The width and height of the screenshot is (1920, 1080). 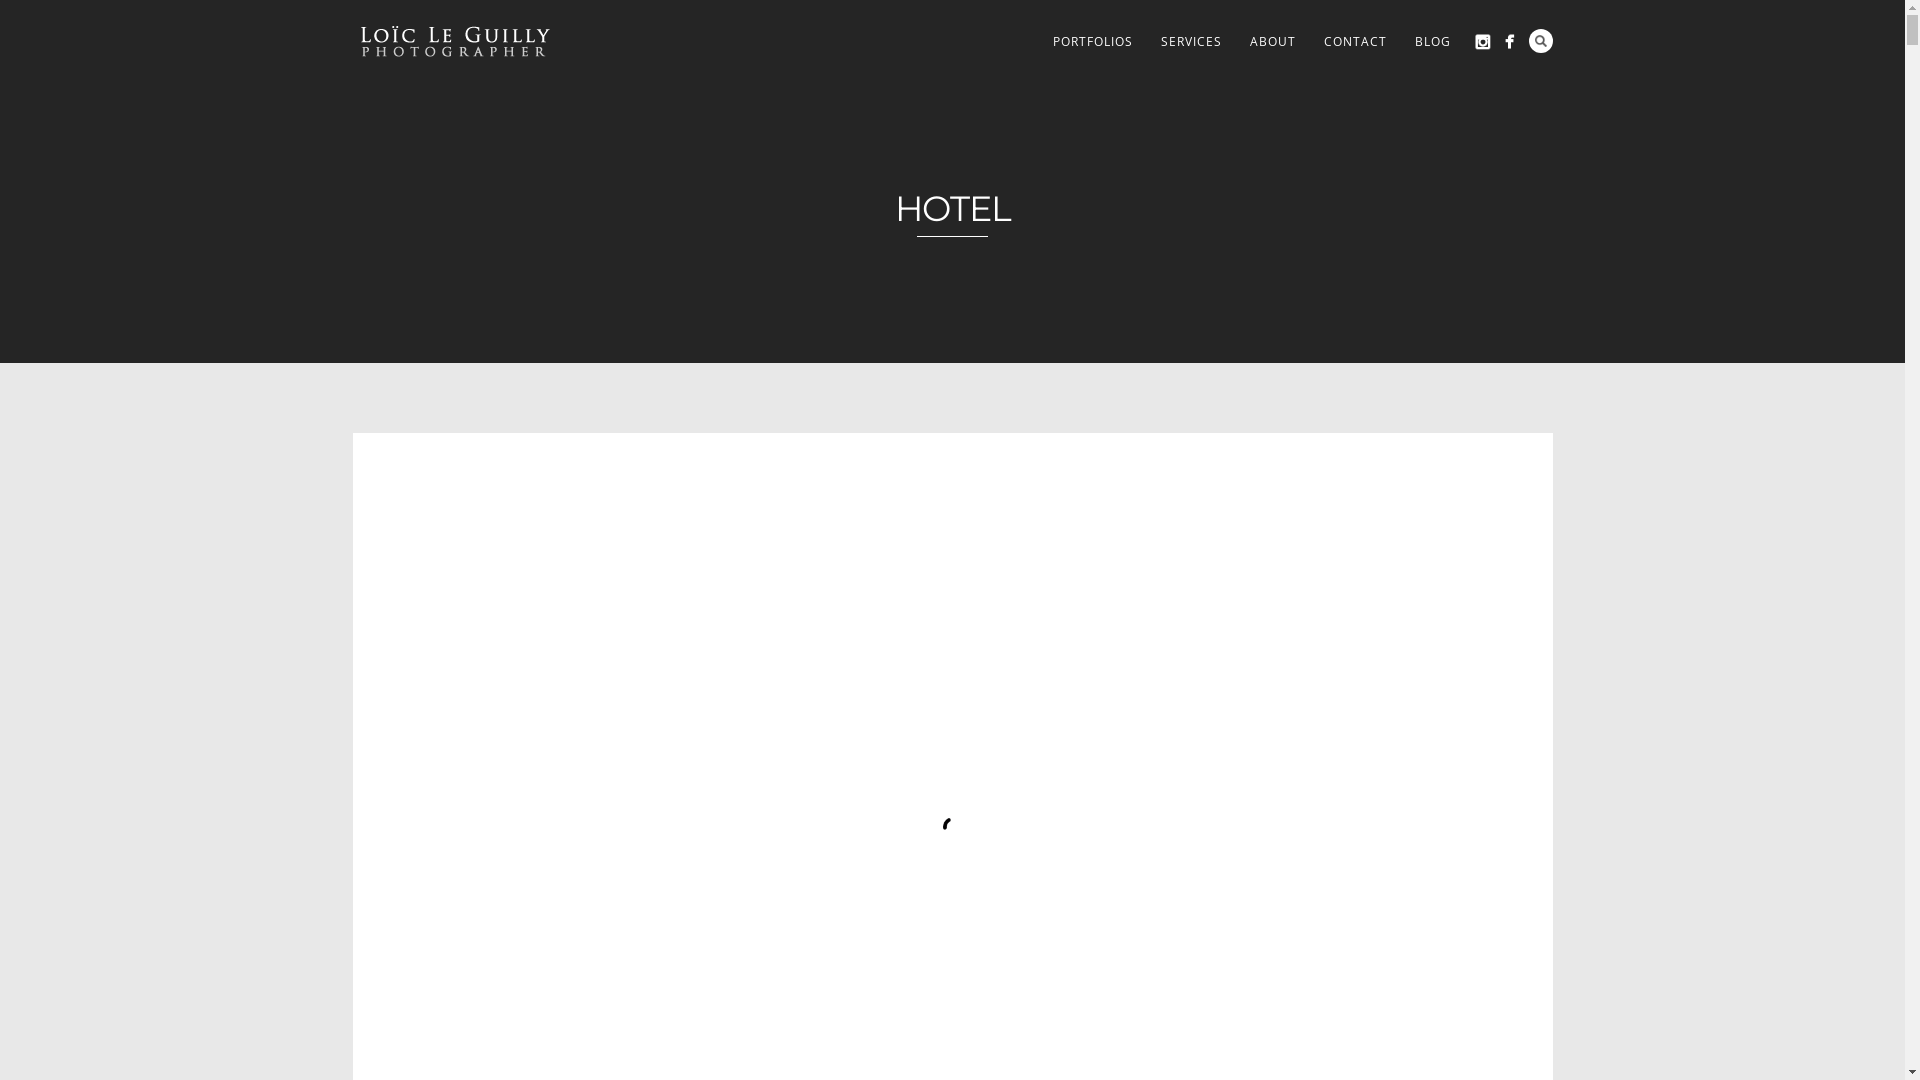 I want to click on 'BLOG', so click(x=1399, y=42).